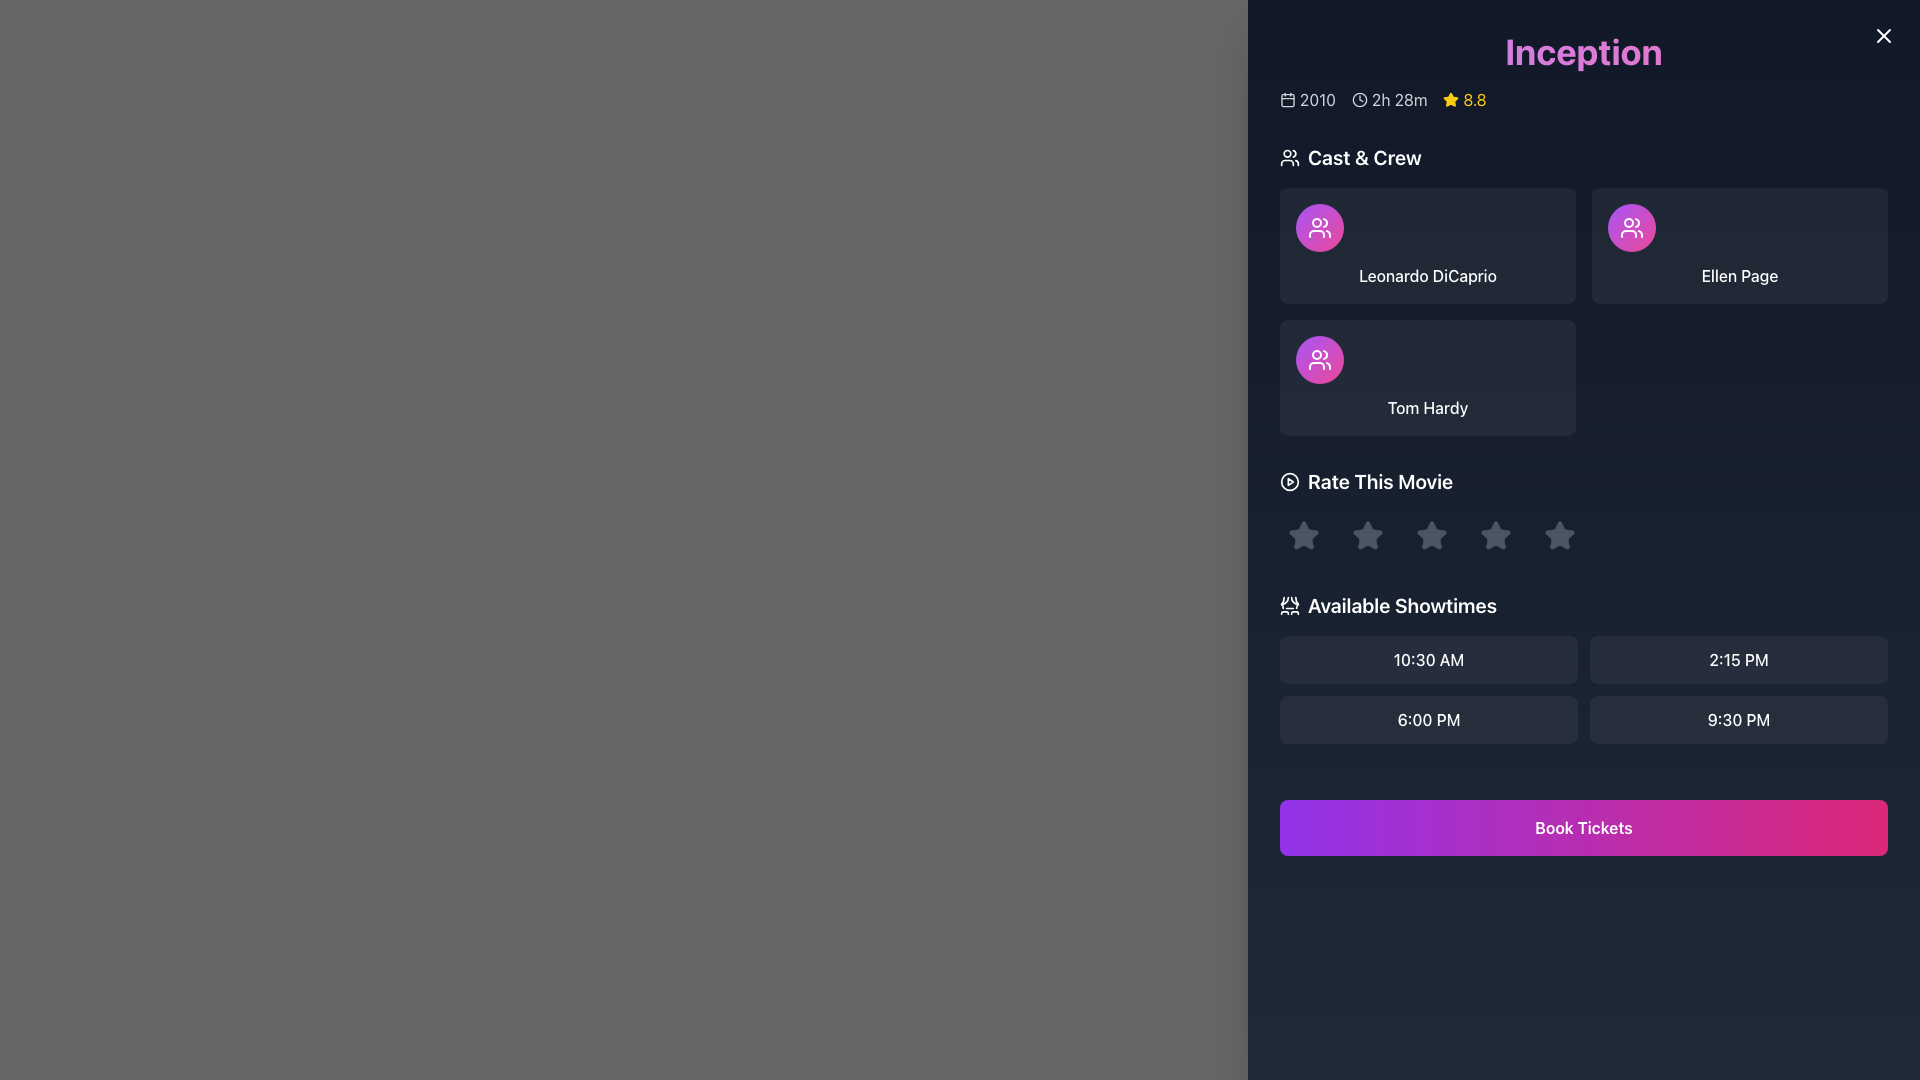 Image resolution: width=1920 pixels, height=1080 pixels. Describe the element at coordinates (1428, 659) in the screenshot. I see `the '10:30 AM' showtime button located in the top-left corner of the 'Available Showtimes' section` at that location.